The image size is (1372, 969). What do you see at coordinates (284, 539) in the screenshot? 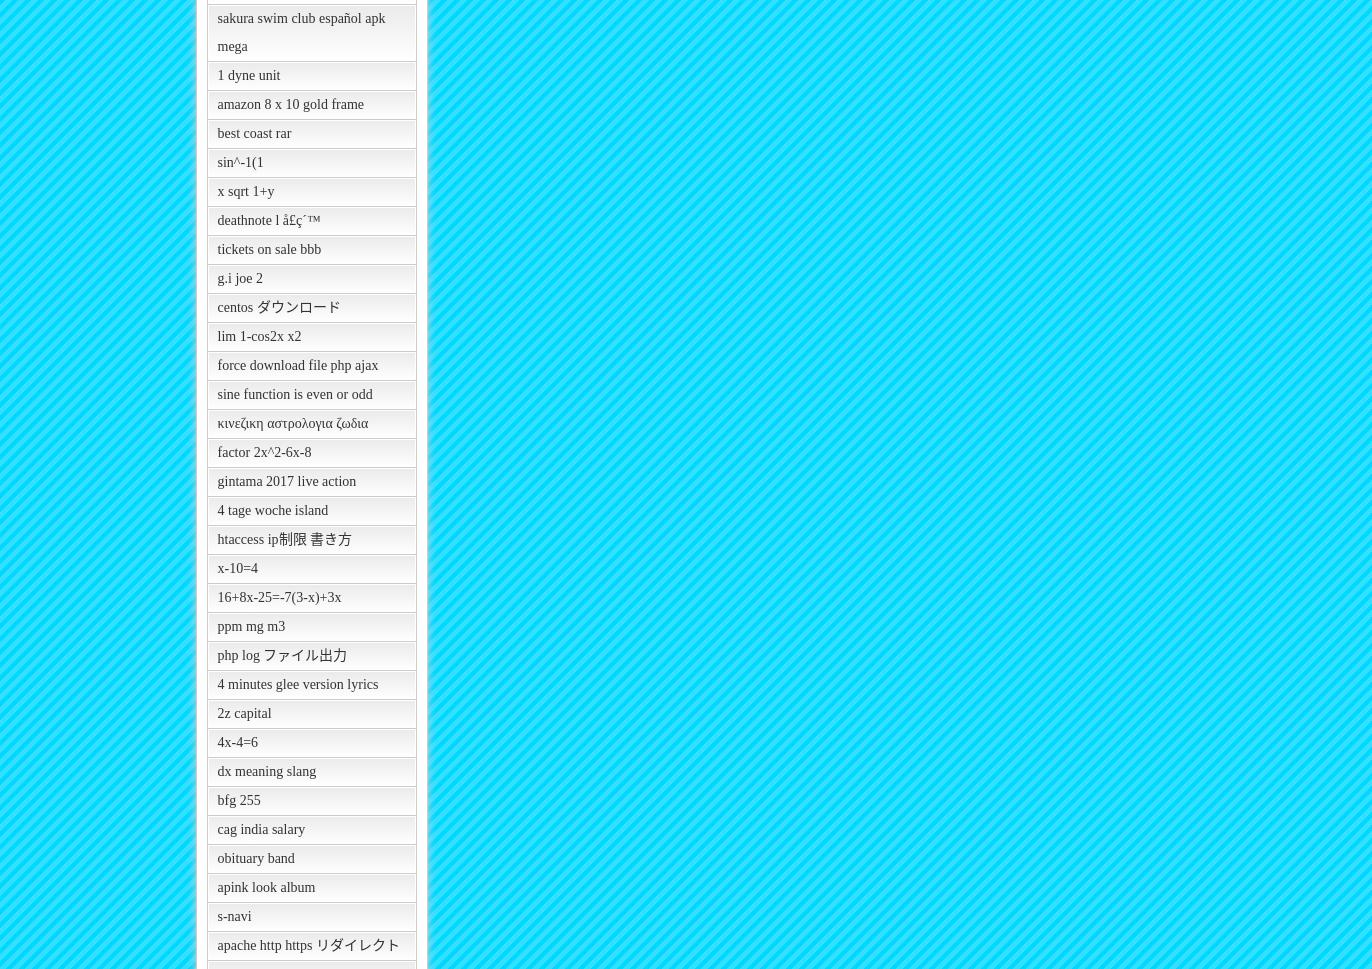
I see `'htaccess ip制限 書き方'` at bounding box center [284, 539].